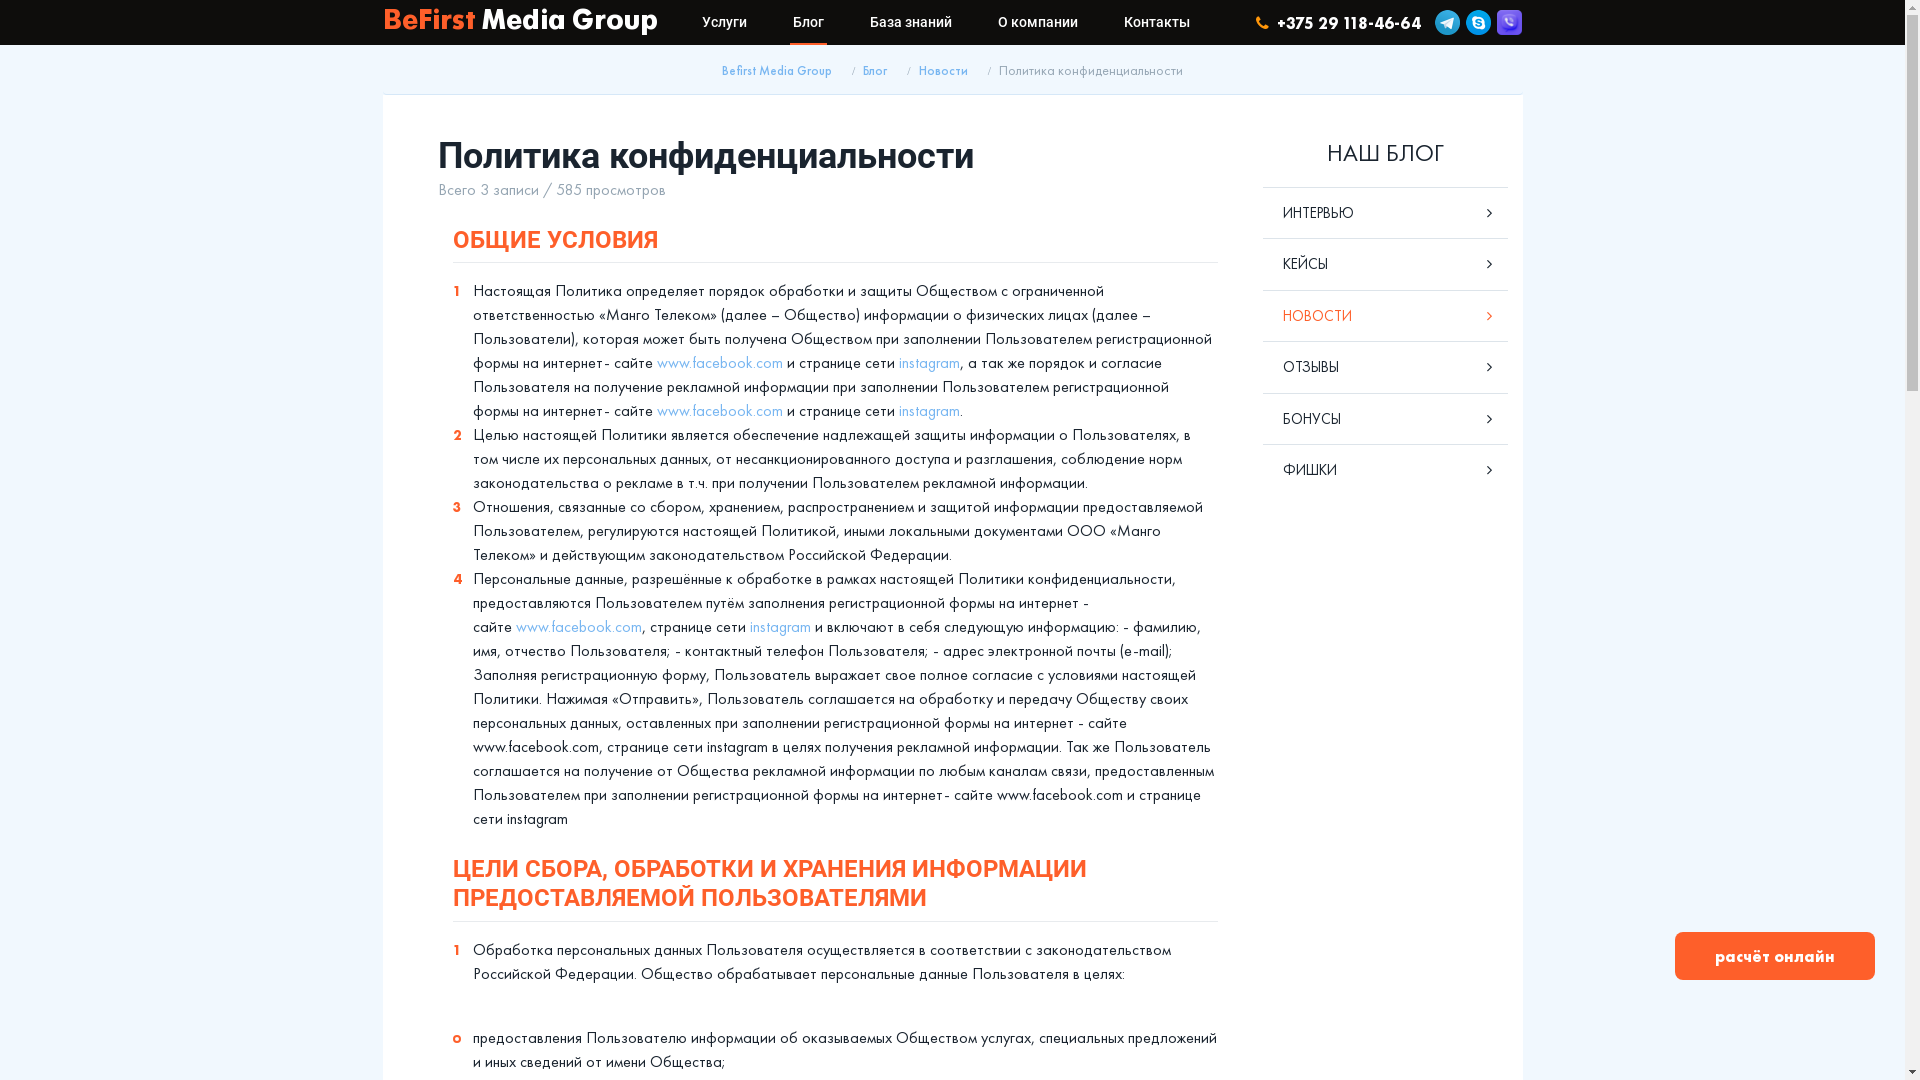  I want to click on 'instagram', so click(927, 409).